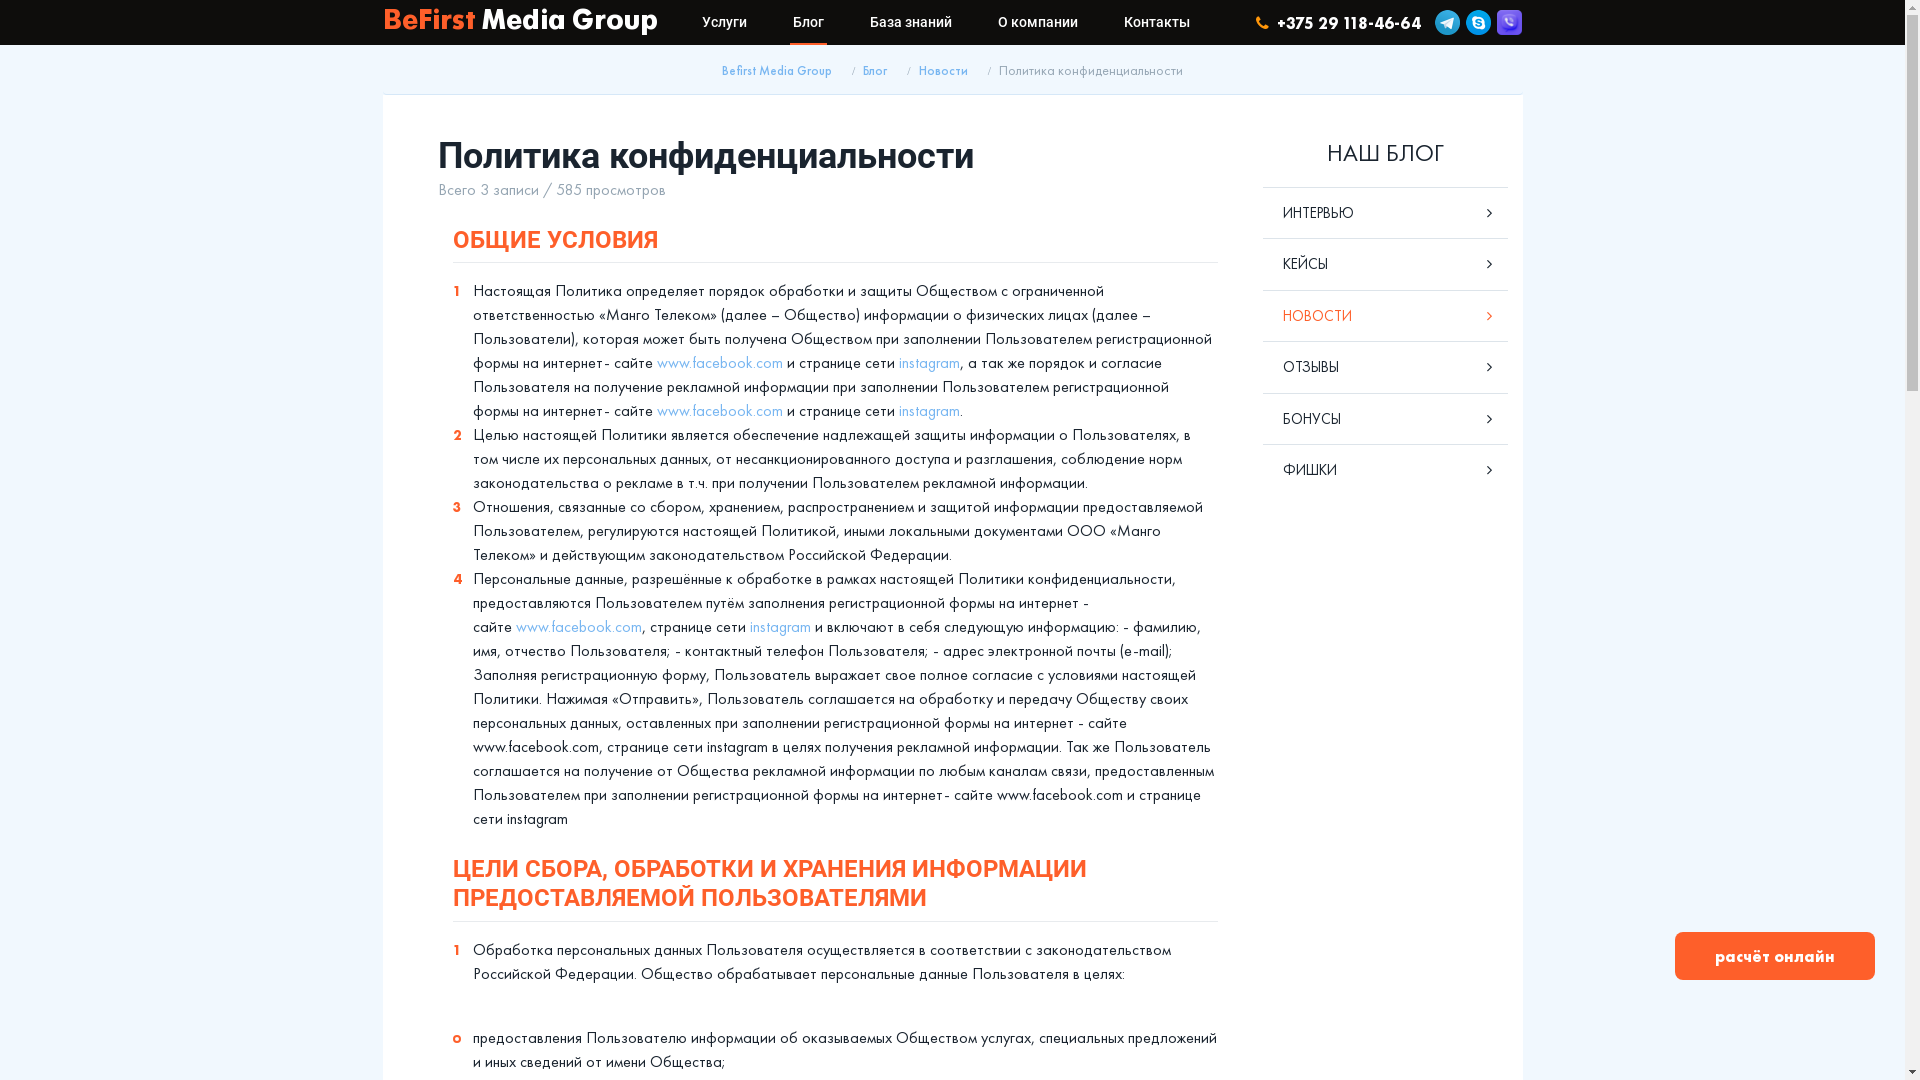  I want to click on 'instagram', so click(927, 409).